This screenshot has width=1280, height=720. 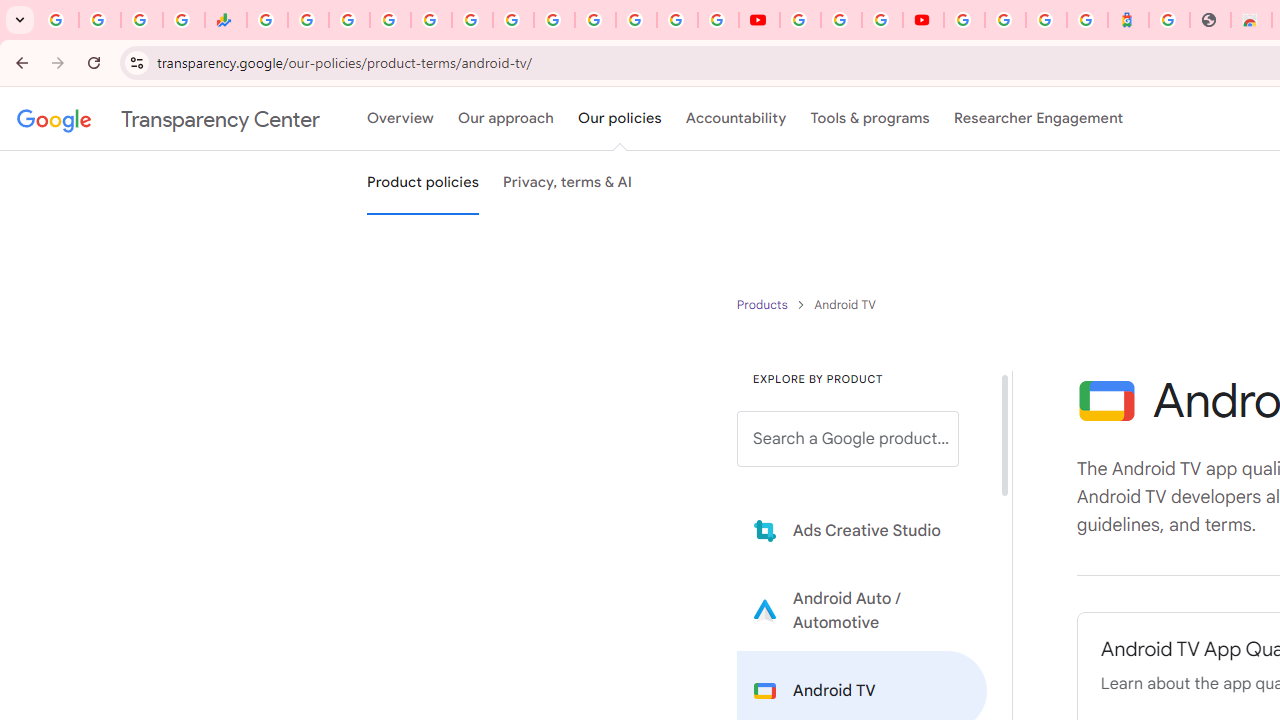 What do you see at coordinates (869, 119) in the screenshot?
I see `'Tools & programs'` at bounding box center [869, 119].